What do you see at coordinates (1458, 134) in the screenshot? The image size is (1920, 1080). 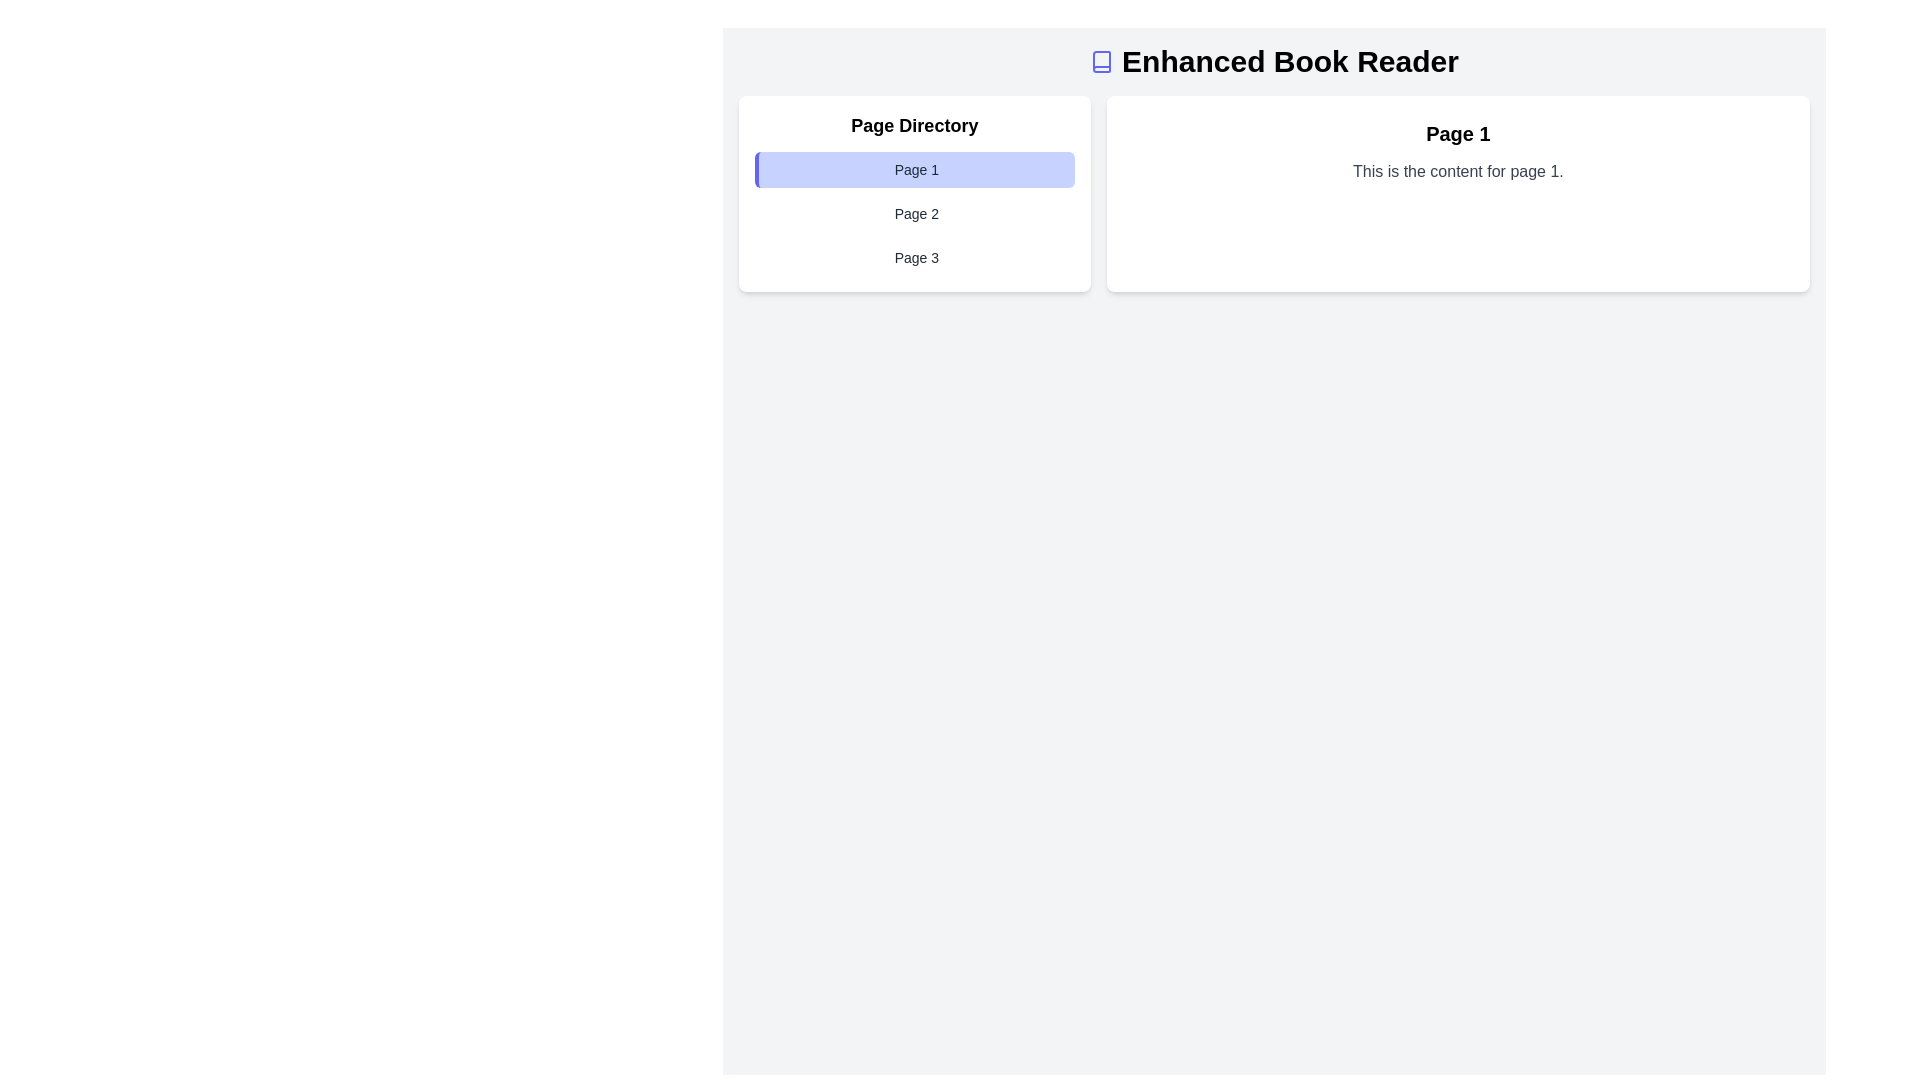 I see `title text displayed at the top of the card-like element on the right half of the interface, which provides a quick reference to the content's topic` at bounding box center [1458, 134].